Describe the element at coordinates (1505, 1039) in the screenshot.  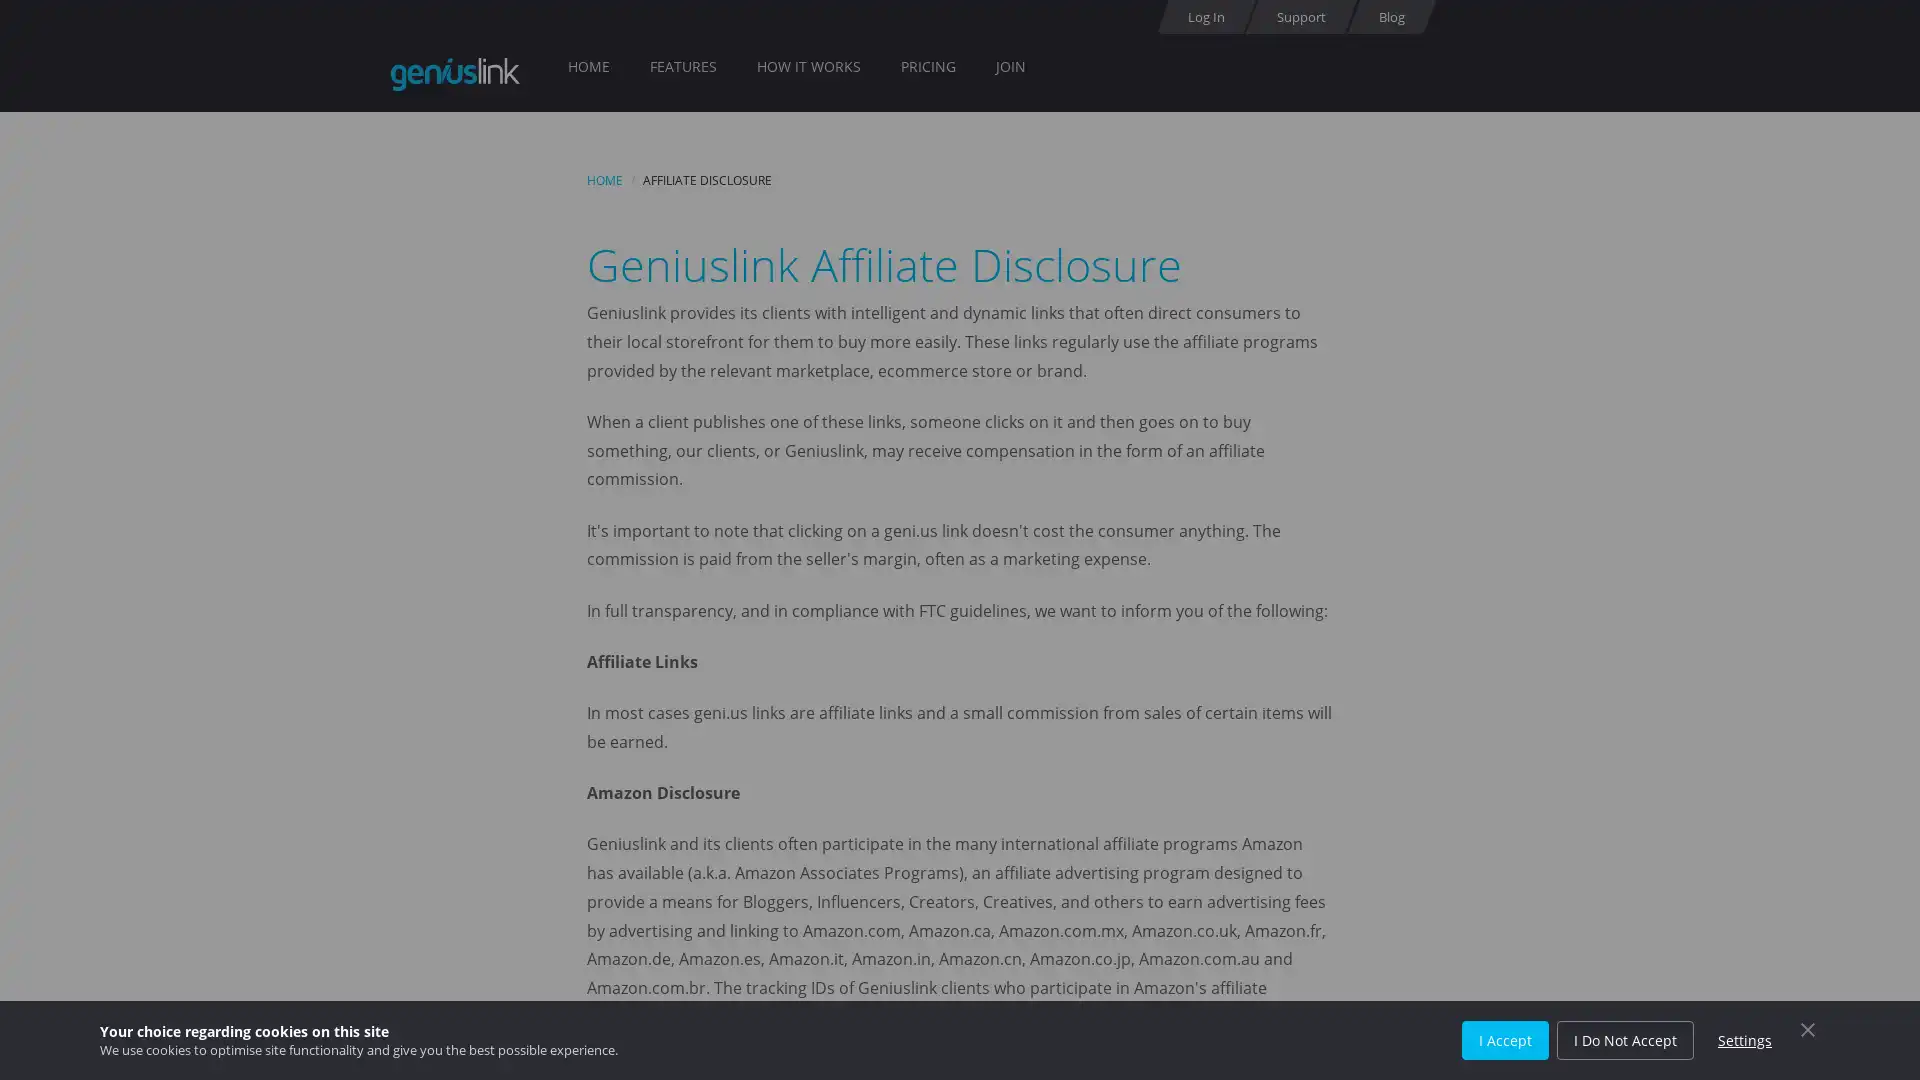
I see `I Accept` at that location.